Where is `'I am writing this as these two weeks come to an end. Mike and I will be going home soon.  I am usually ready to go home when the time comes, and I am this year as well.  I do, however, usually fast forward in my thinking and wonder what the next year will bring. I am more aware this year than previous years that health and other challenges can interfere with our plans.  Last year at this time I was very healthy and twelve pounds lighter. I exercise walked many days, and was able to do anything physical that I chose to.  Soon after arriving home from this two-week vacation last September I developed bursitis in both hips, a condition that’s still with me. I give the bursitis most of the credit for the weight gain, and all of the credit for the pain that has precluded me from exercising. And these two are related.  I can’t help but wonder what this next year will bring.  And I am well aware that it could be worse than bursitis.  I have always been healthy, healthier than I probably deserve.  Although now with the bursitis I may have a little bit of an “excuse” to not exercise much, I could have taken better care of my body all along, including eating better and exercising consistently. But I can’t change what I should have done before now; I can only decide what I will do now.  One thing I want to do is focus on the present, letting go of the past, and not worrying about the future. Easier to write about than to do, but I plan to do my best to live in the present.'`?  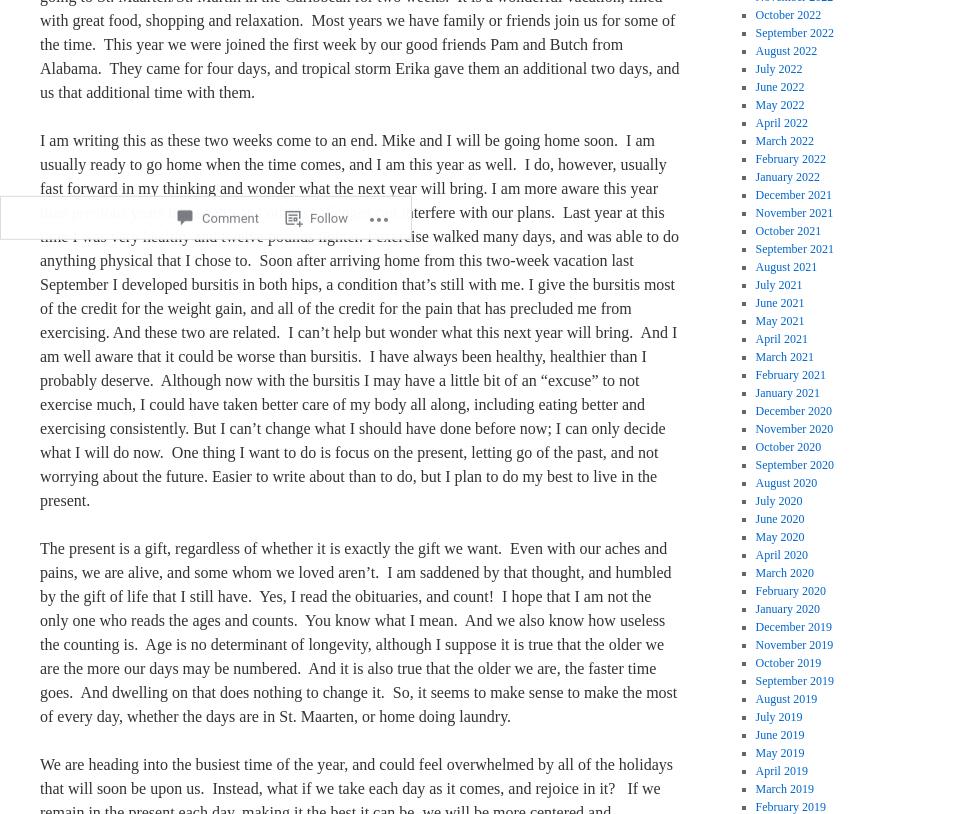
'I am writing this as these two weeks come to an end. Mike and I will be going home soon.  I am usually ready to go home when the time comes, and I am this year as well.  I do, however, usually fast forward in my thinking and wonder what the next year will bring. I am more aware this year than previous years that health and other challenges can interfere with our plans.  Last year at this time I was very healthy and twelve pounds lighter. I exercise walked many days, and was able to do anything physical that I chose to.  Soon after arriving home from this two-week vacation last September I developed bursitis in both hips, a condition that’s still with me. I give the bursitis most of the credit for the weight gain, and all of the credit for the pain that has precluded me from exercising. And these two are related.  I can’t help but wonder what this next year will bring.  And I am well aware that it could be worse than bursitis.  I have always been healthy, healthier than I probably deserve.  Although now with the bursitis I may have a little bit of an “excuse” to not exercise much, I could have taken better care of my body all along, including eating better and exercising consistently. But I can’t change what I should have done before now; I can only decide what I will do now.  One thing I want to do is focus on the present, letting go of the past, and not worrying about the future. Easier to write about than to do, but I plan to do my best to live in the present.' is located at coordinates (358, 320).